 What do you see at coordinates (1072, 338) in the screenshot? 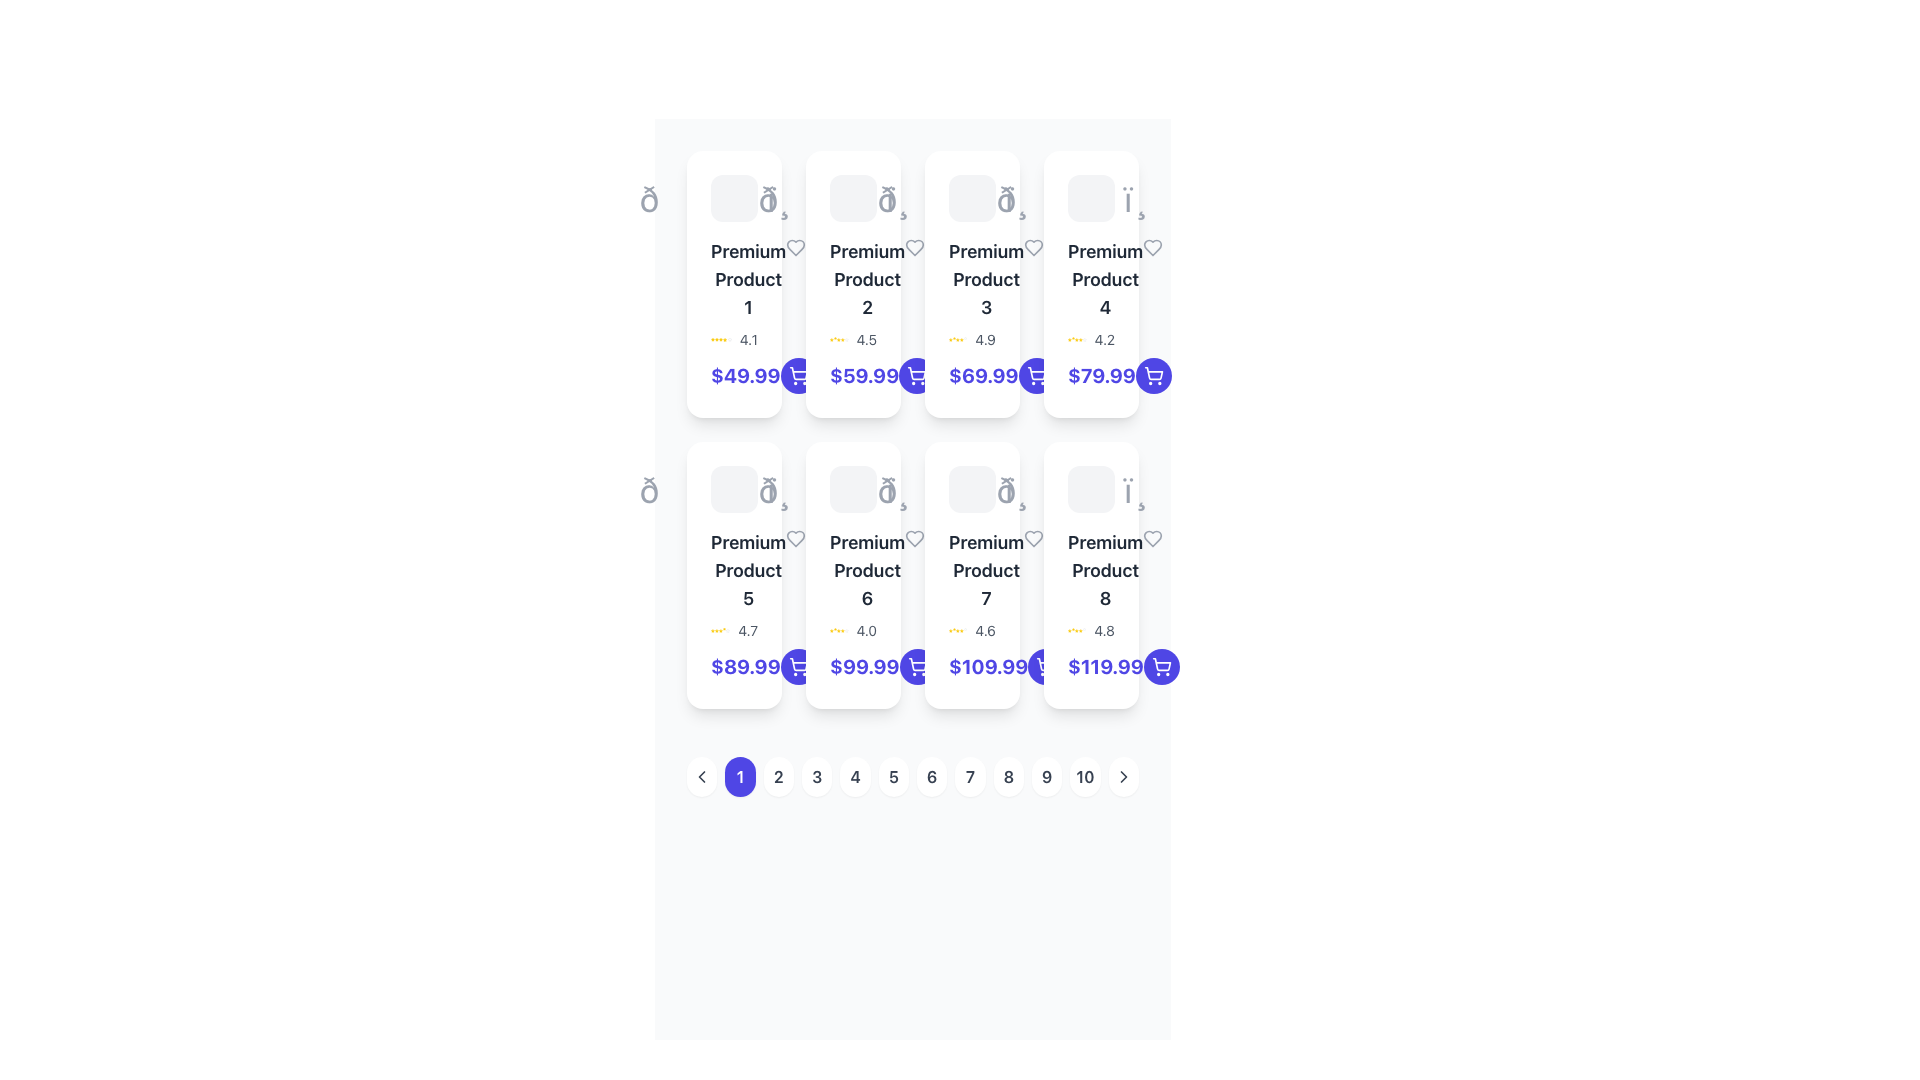
I see `the second Rating Star Icon above the rating value '4.2' for the product 'Premium Product 4' to interact with it` at bounding box center [1072, 338].